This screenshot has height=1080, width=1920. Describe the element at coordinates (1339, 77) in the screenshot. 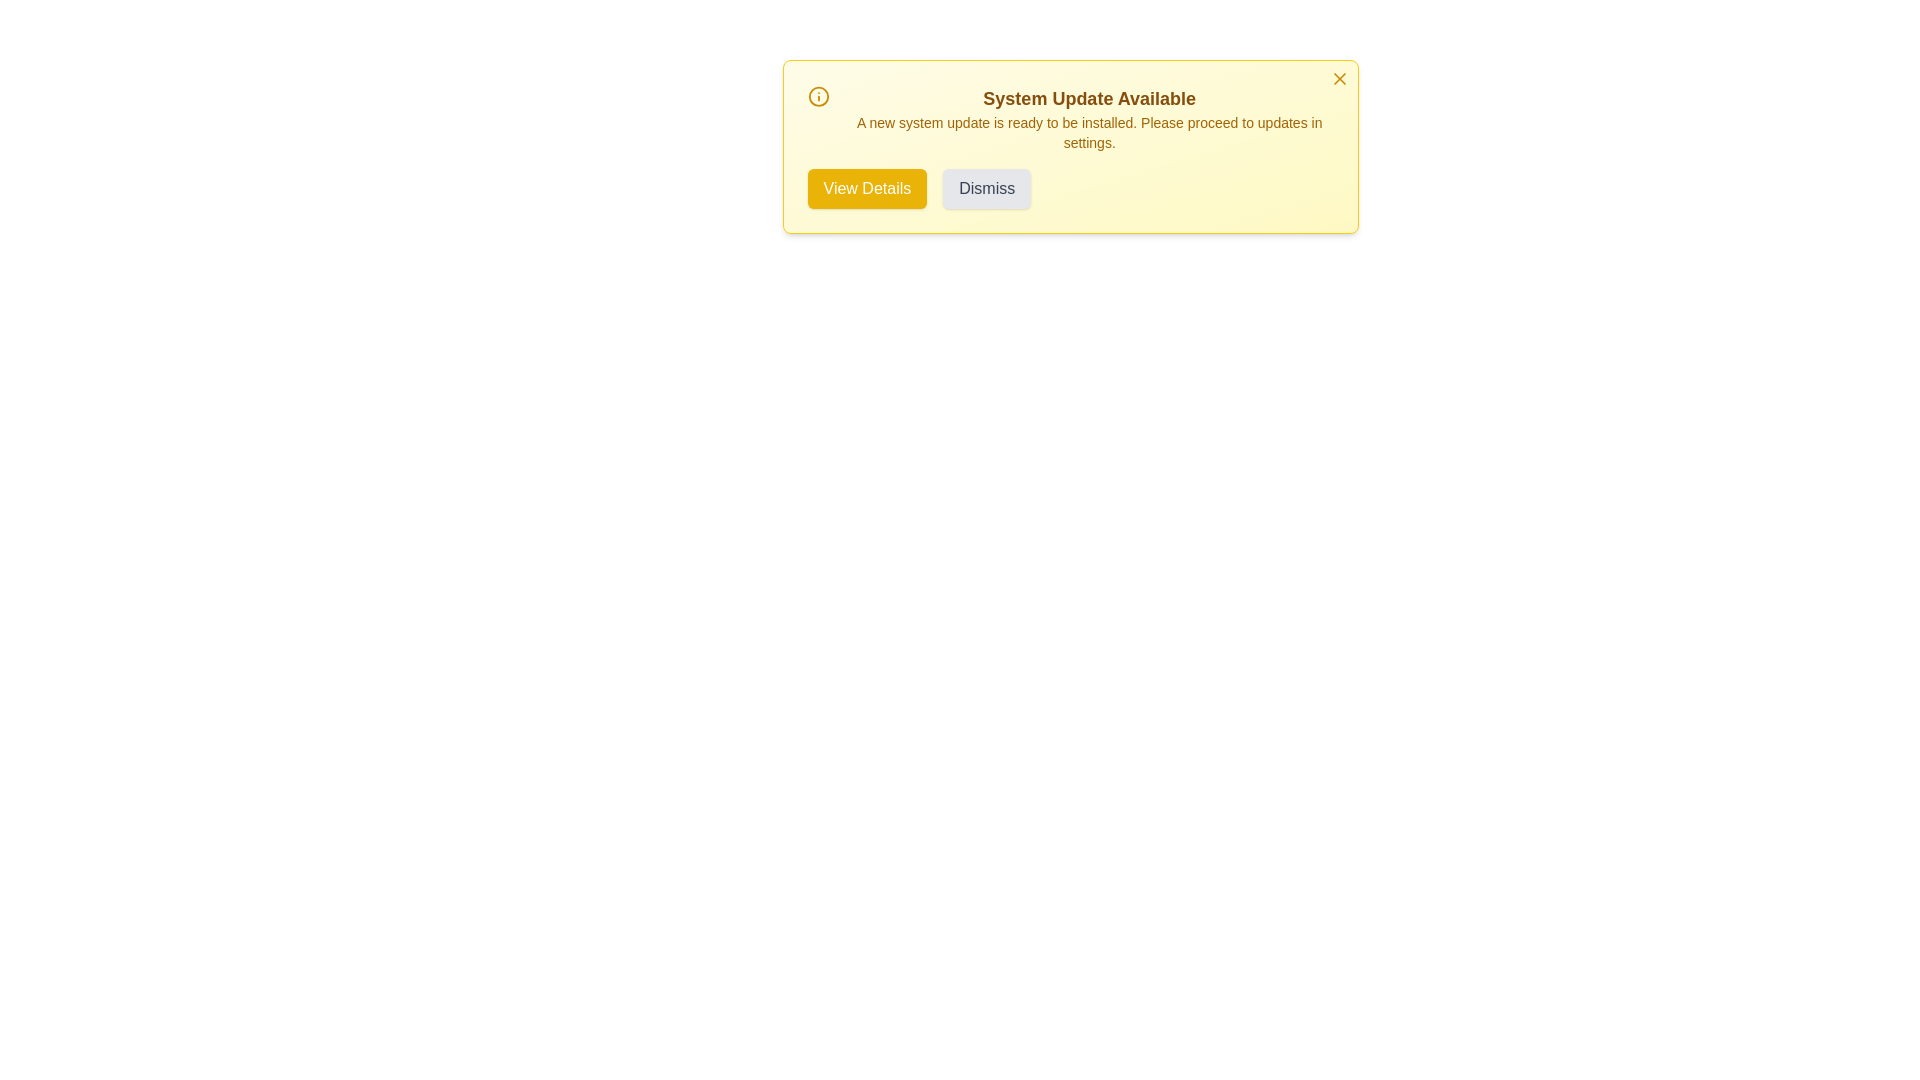

I see `the yellow close button at the top-right corner of the notification card titled 'System Update Available'` at that location.